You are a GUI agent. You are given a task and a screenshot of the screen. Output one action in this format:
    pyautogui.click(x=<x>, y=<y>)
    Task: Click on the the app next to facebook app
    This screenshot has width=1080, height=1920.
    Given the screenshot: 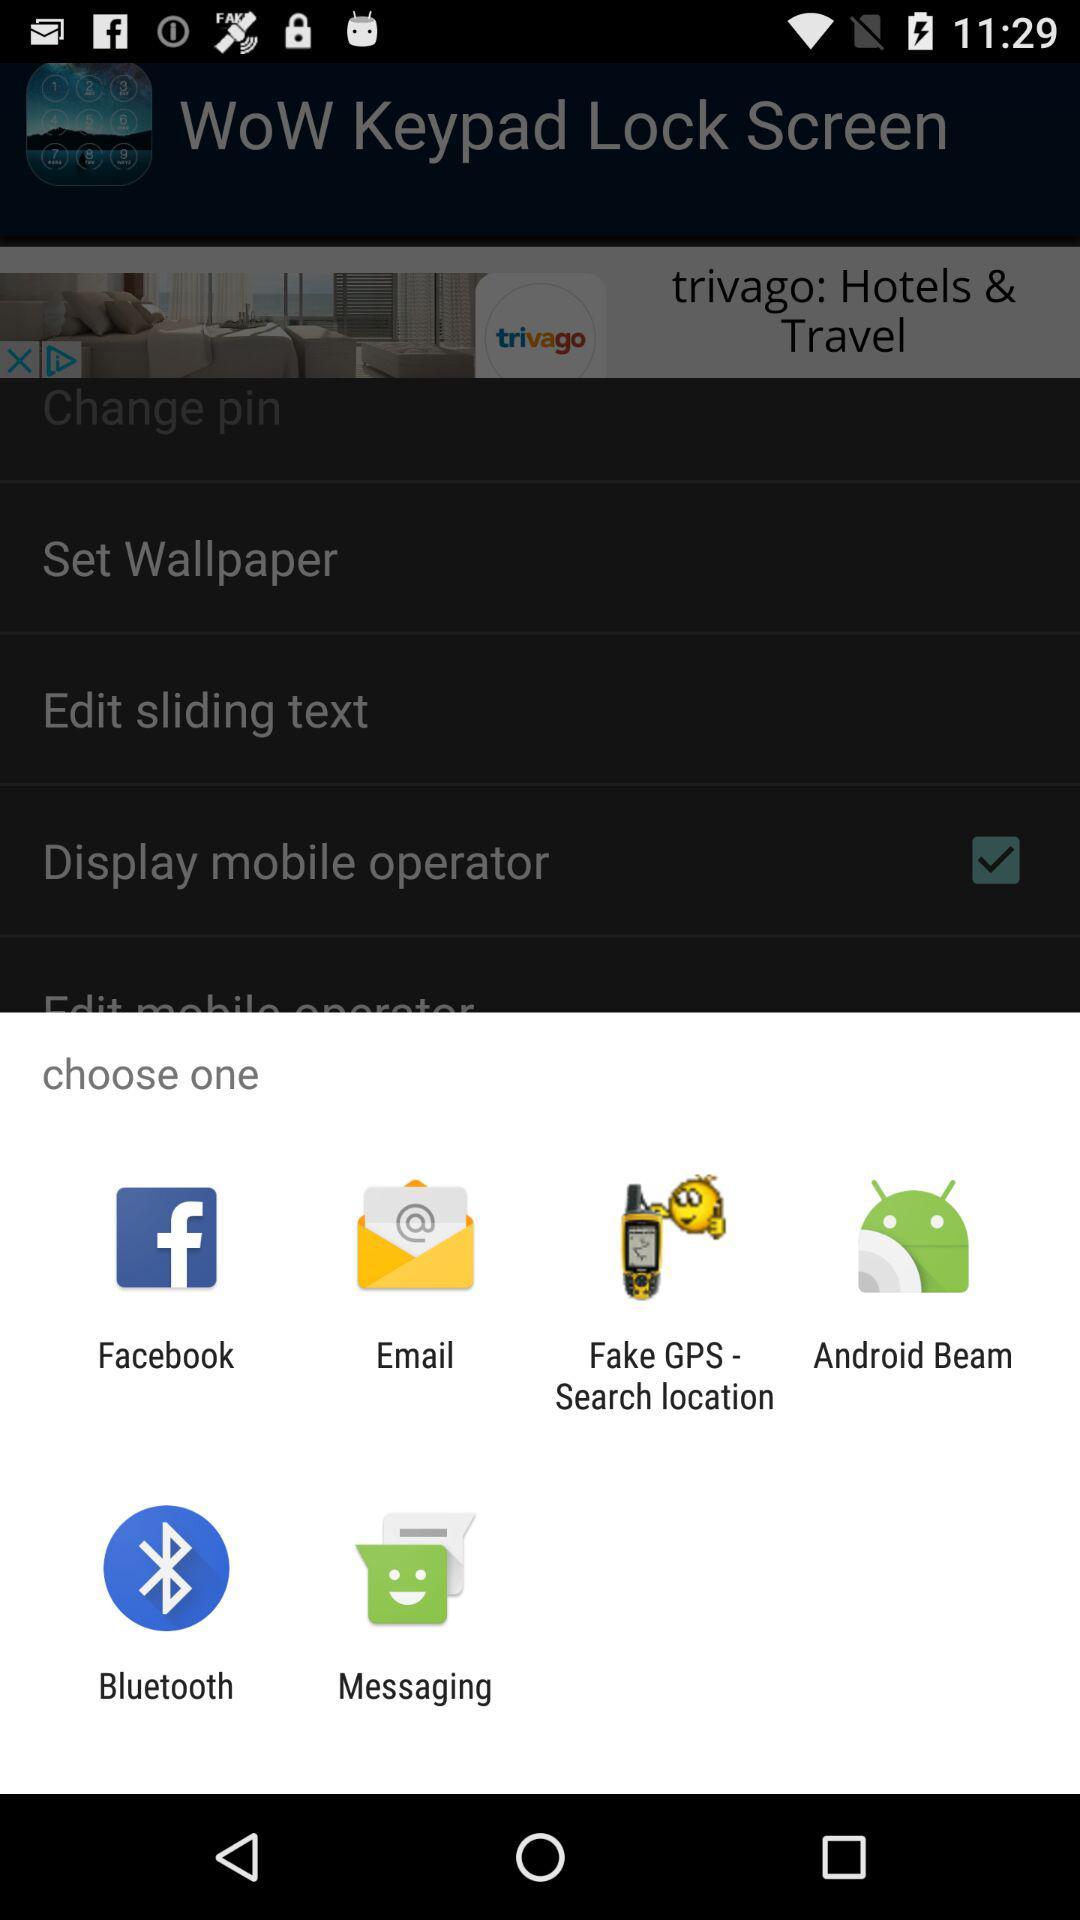 What is the action you would take?
    pyautogui.click(x=414, y=1374)
    